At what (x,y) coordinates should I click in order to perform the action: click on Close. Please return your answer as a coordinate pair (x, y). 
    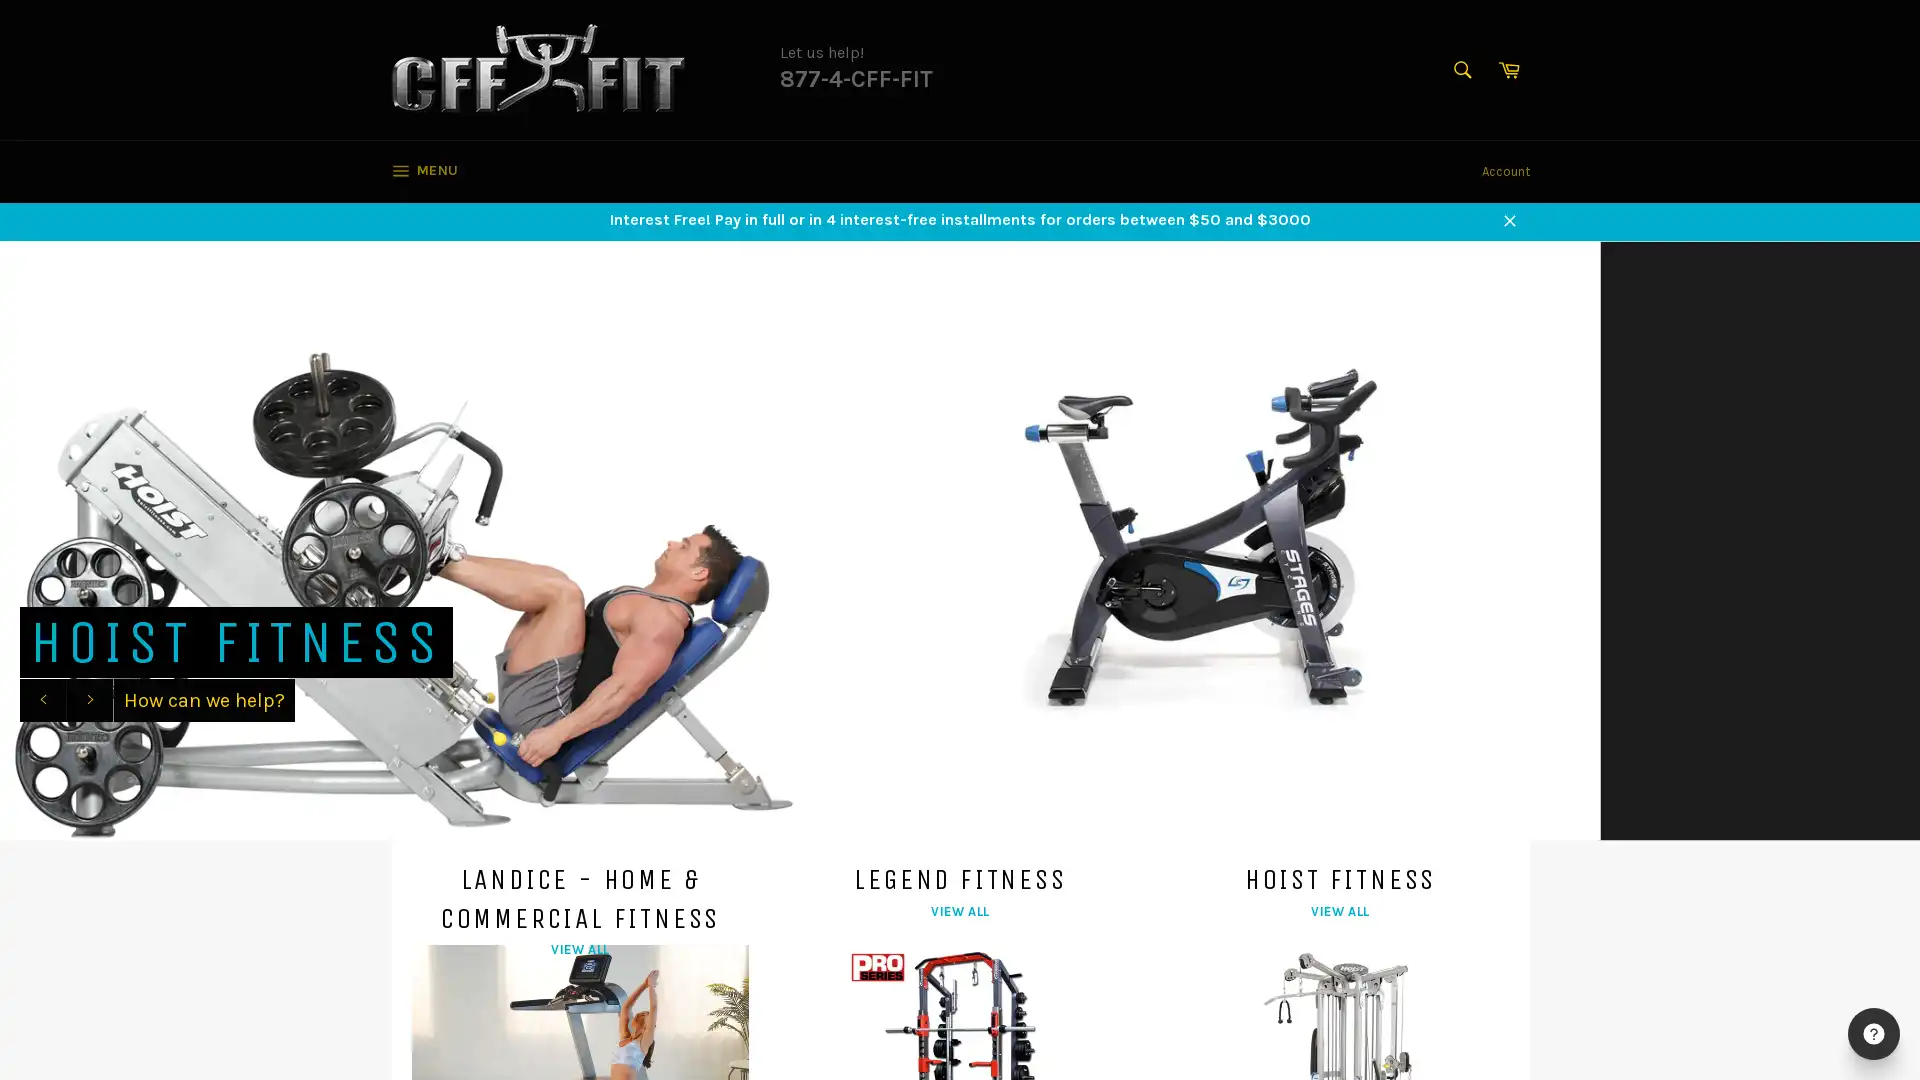
    Looking at the image, I should click on (1510, 223).